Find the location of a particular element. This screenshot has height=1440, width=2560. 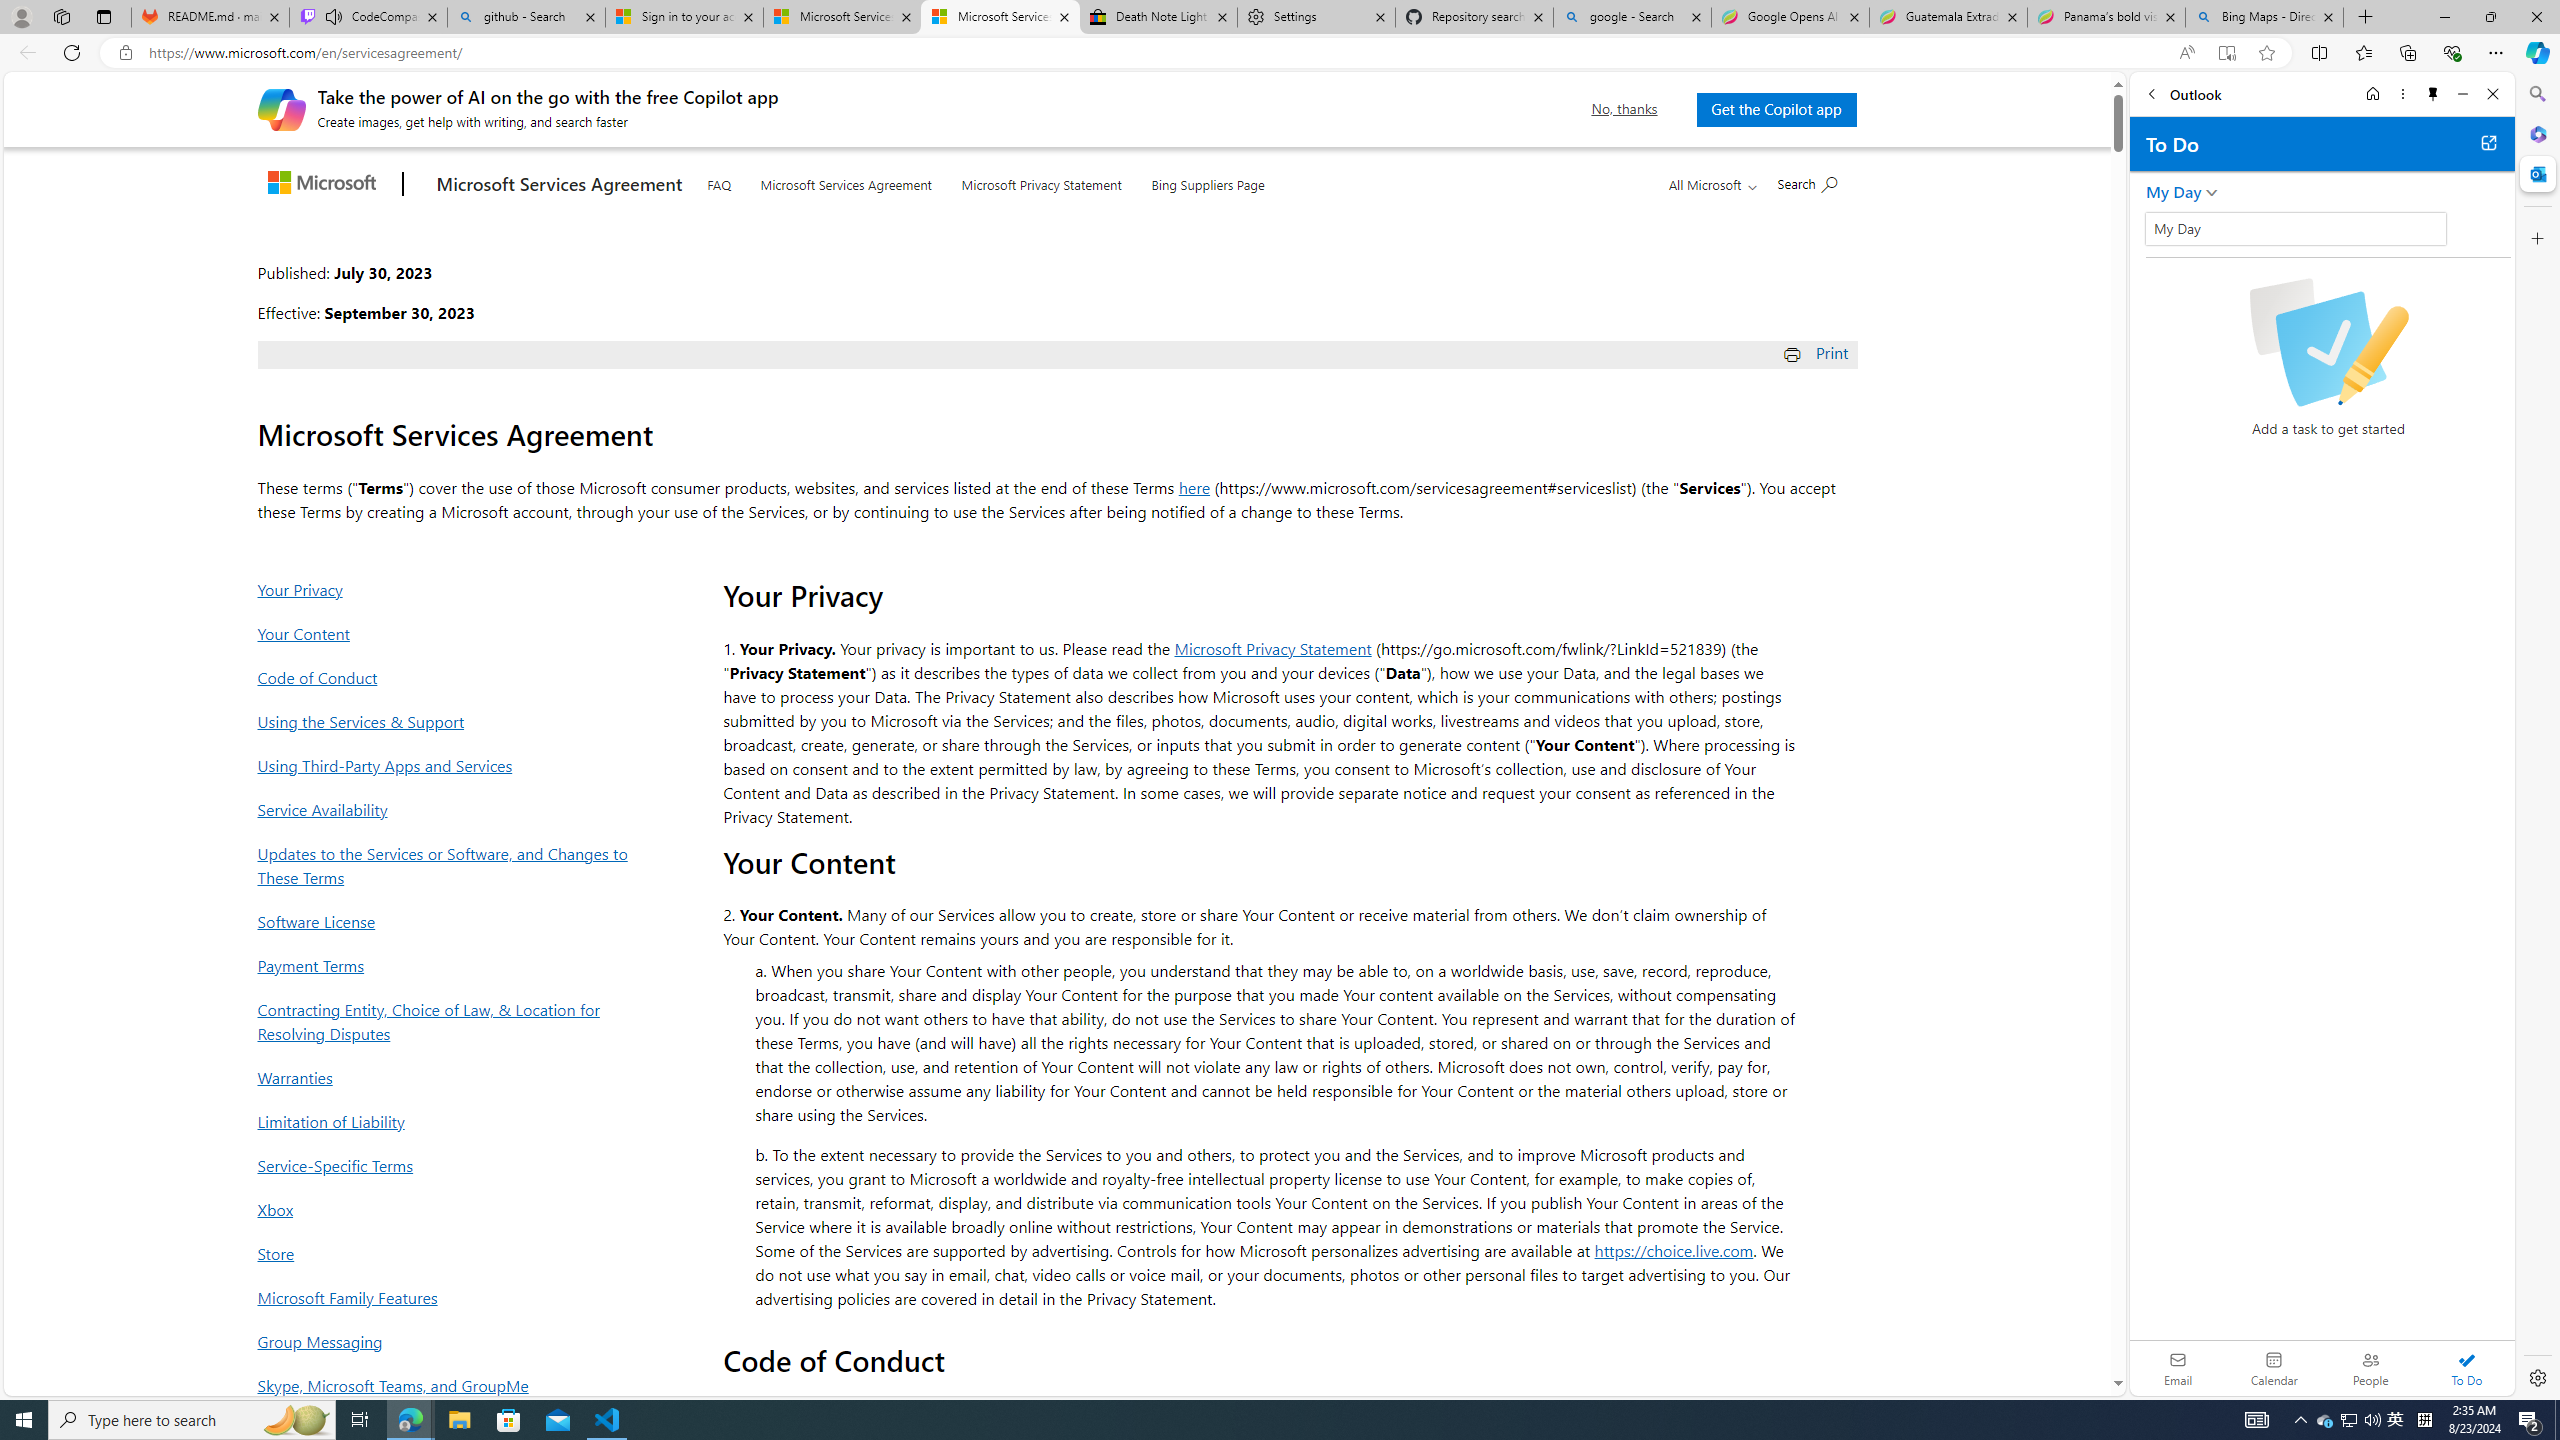

'Using the Services & Support' is located at coordinates (448, 720).